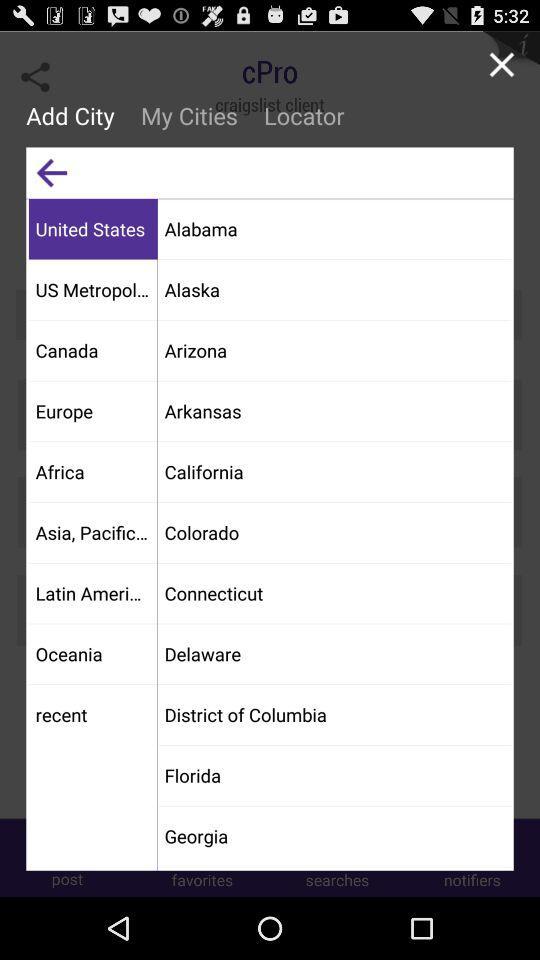 The width and height of the screenshot is (540, 960). Describe the element at coordinates (92, 653) in the screenshot. I see `app above recent` at that location.